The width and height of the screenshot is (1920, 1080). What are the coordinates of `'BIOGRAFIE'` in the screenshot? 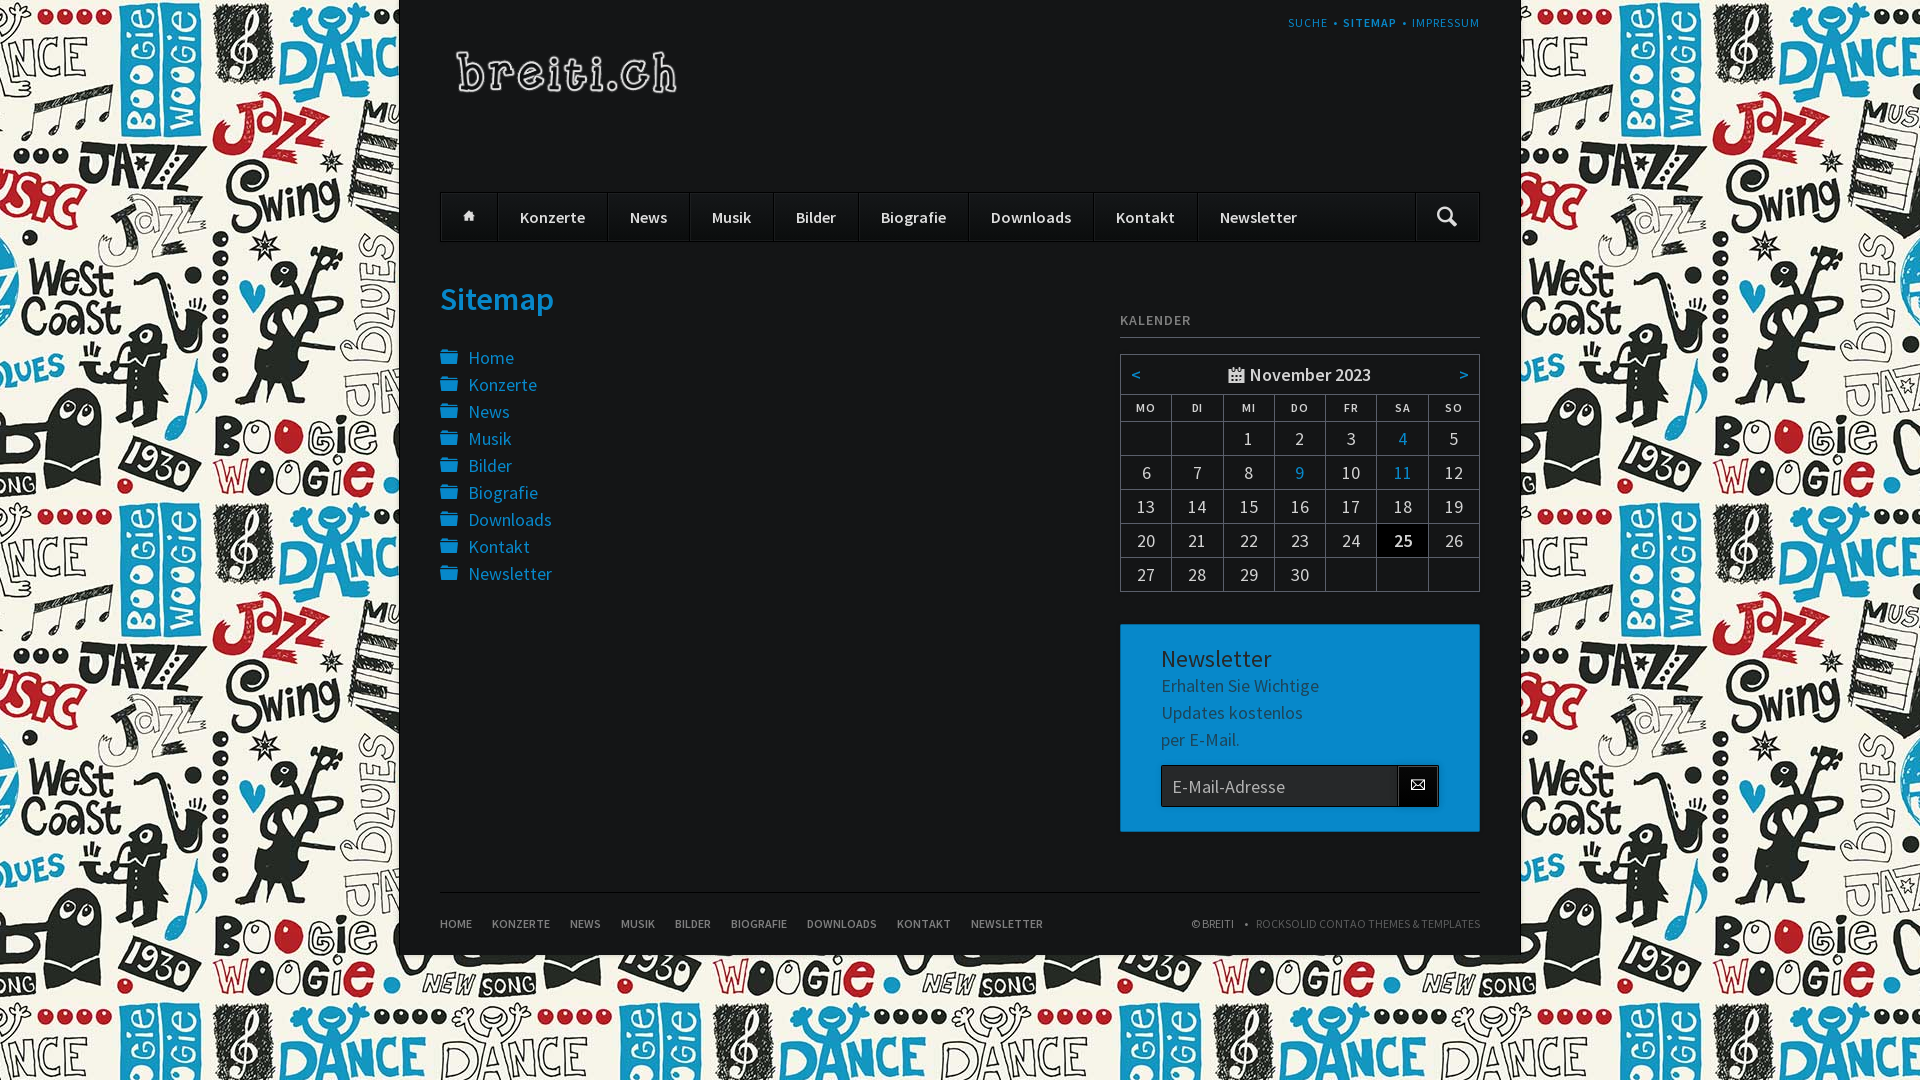 It's located at (757, 923).